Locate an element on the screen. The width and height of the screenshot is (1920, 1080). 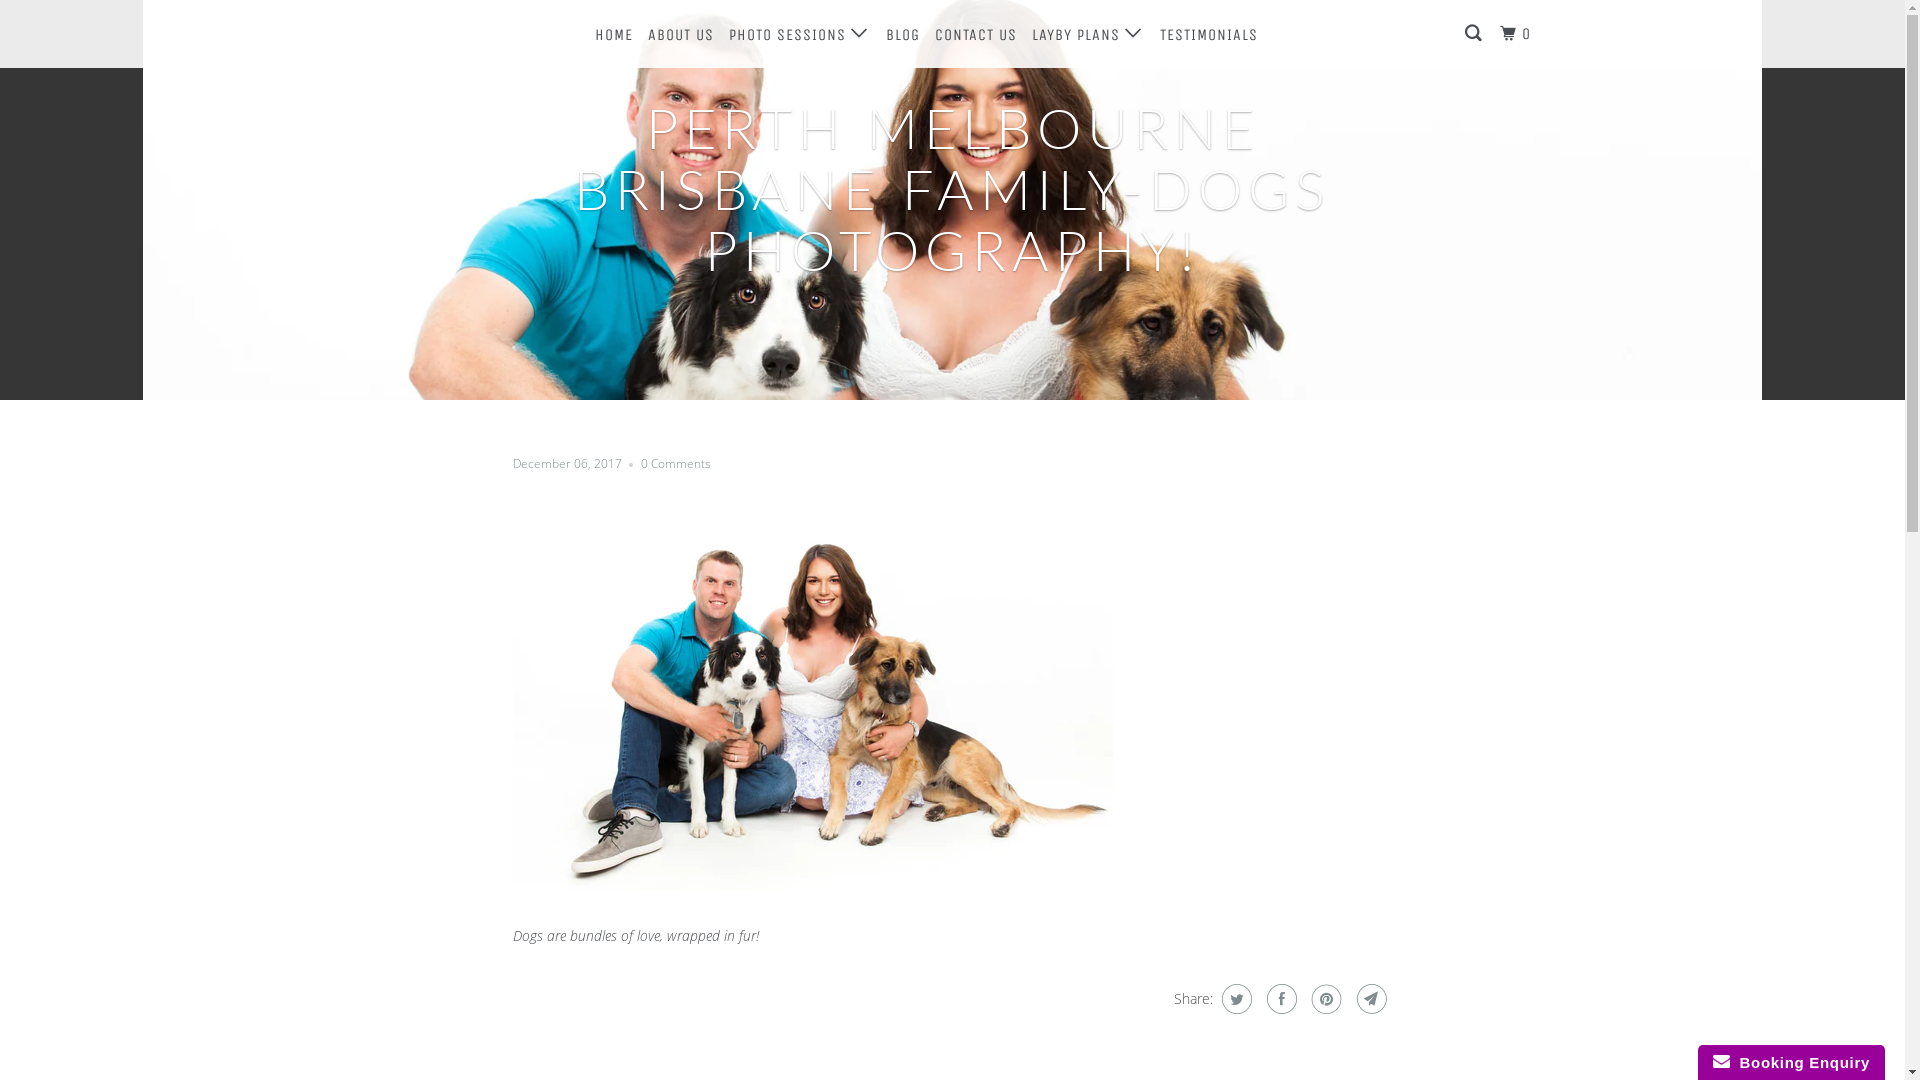
'ABOUT US' is located at coordinates (643, 34).